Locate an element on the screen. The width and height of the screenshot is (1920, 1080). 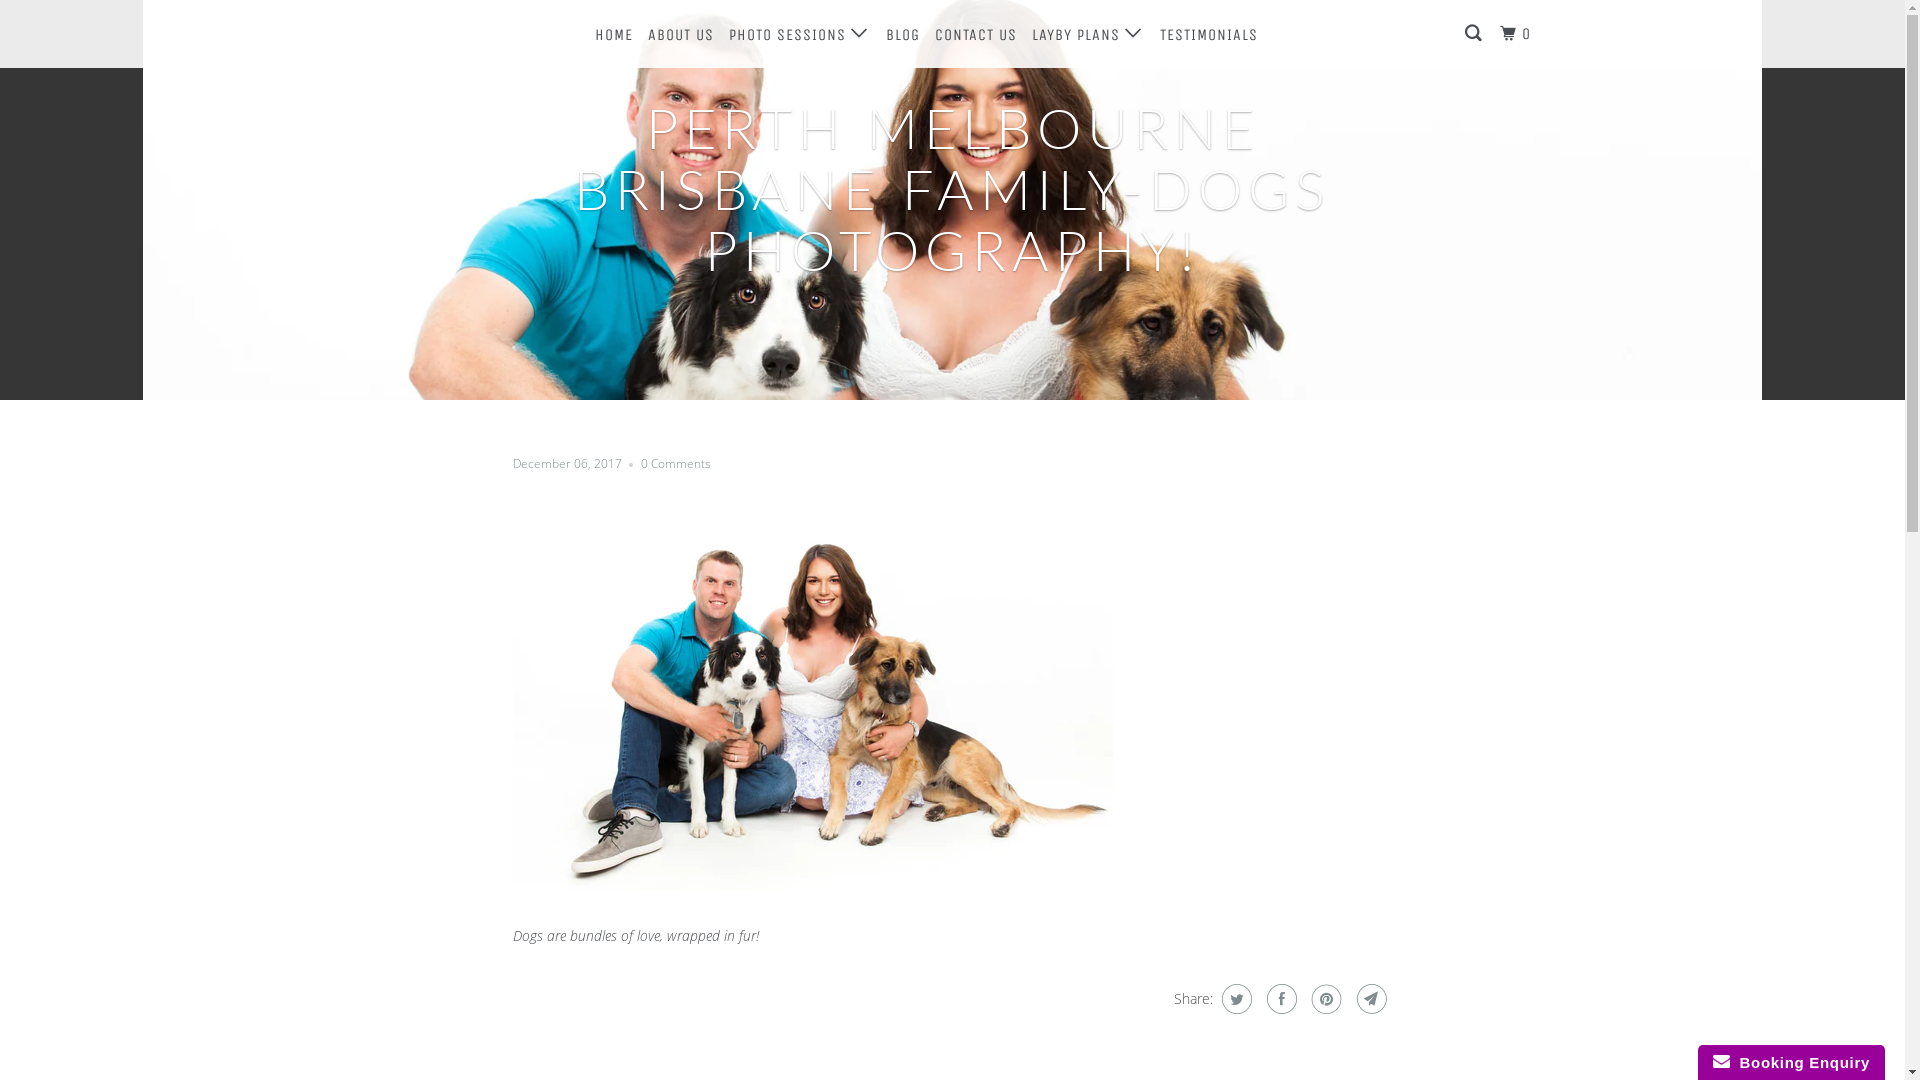
'ABOUT US' is located at coordinates (643, 34).